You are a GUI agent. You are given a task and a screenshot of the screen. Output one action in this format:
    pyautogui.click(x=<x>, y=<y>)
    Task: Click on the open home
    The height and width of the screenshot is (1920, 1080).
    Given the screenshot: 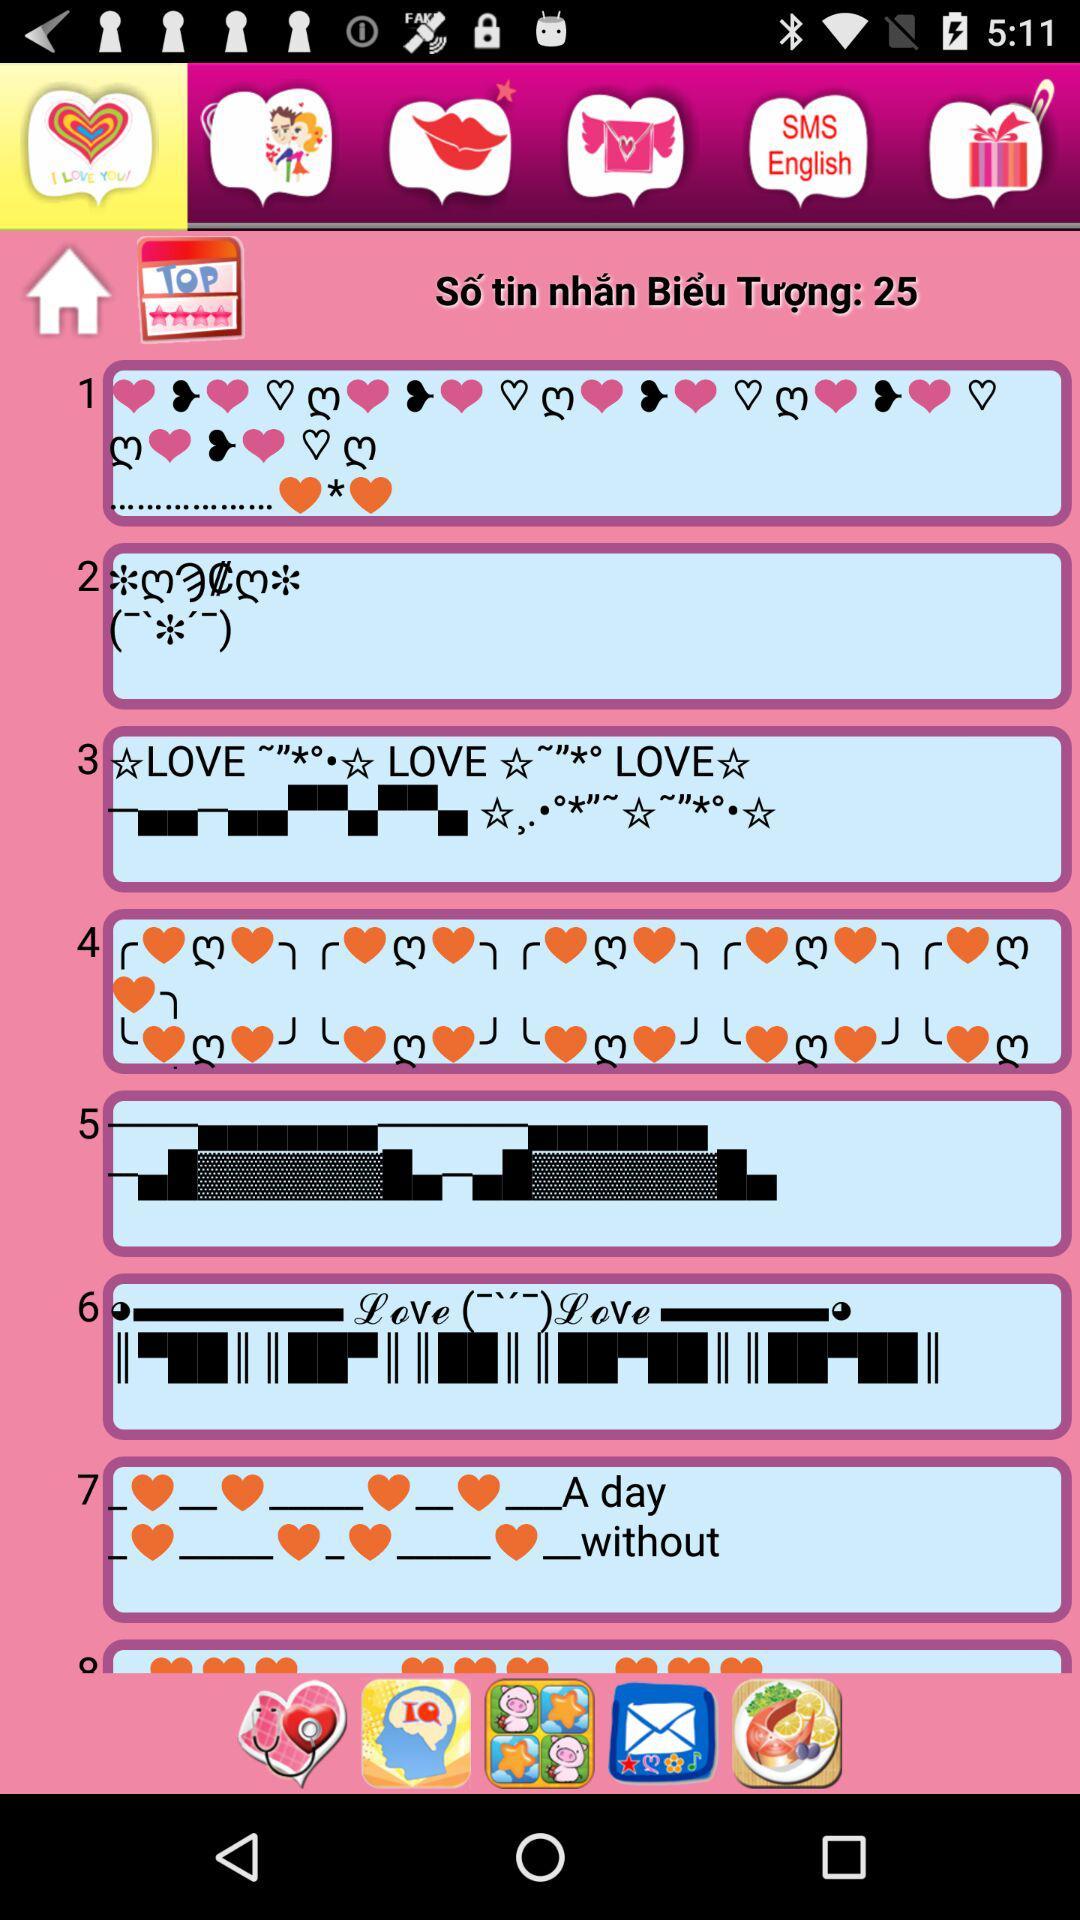 What is the action you would take?
    pyautogui.click(x=67, y=290)
    